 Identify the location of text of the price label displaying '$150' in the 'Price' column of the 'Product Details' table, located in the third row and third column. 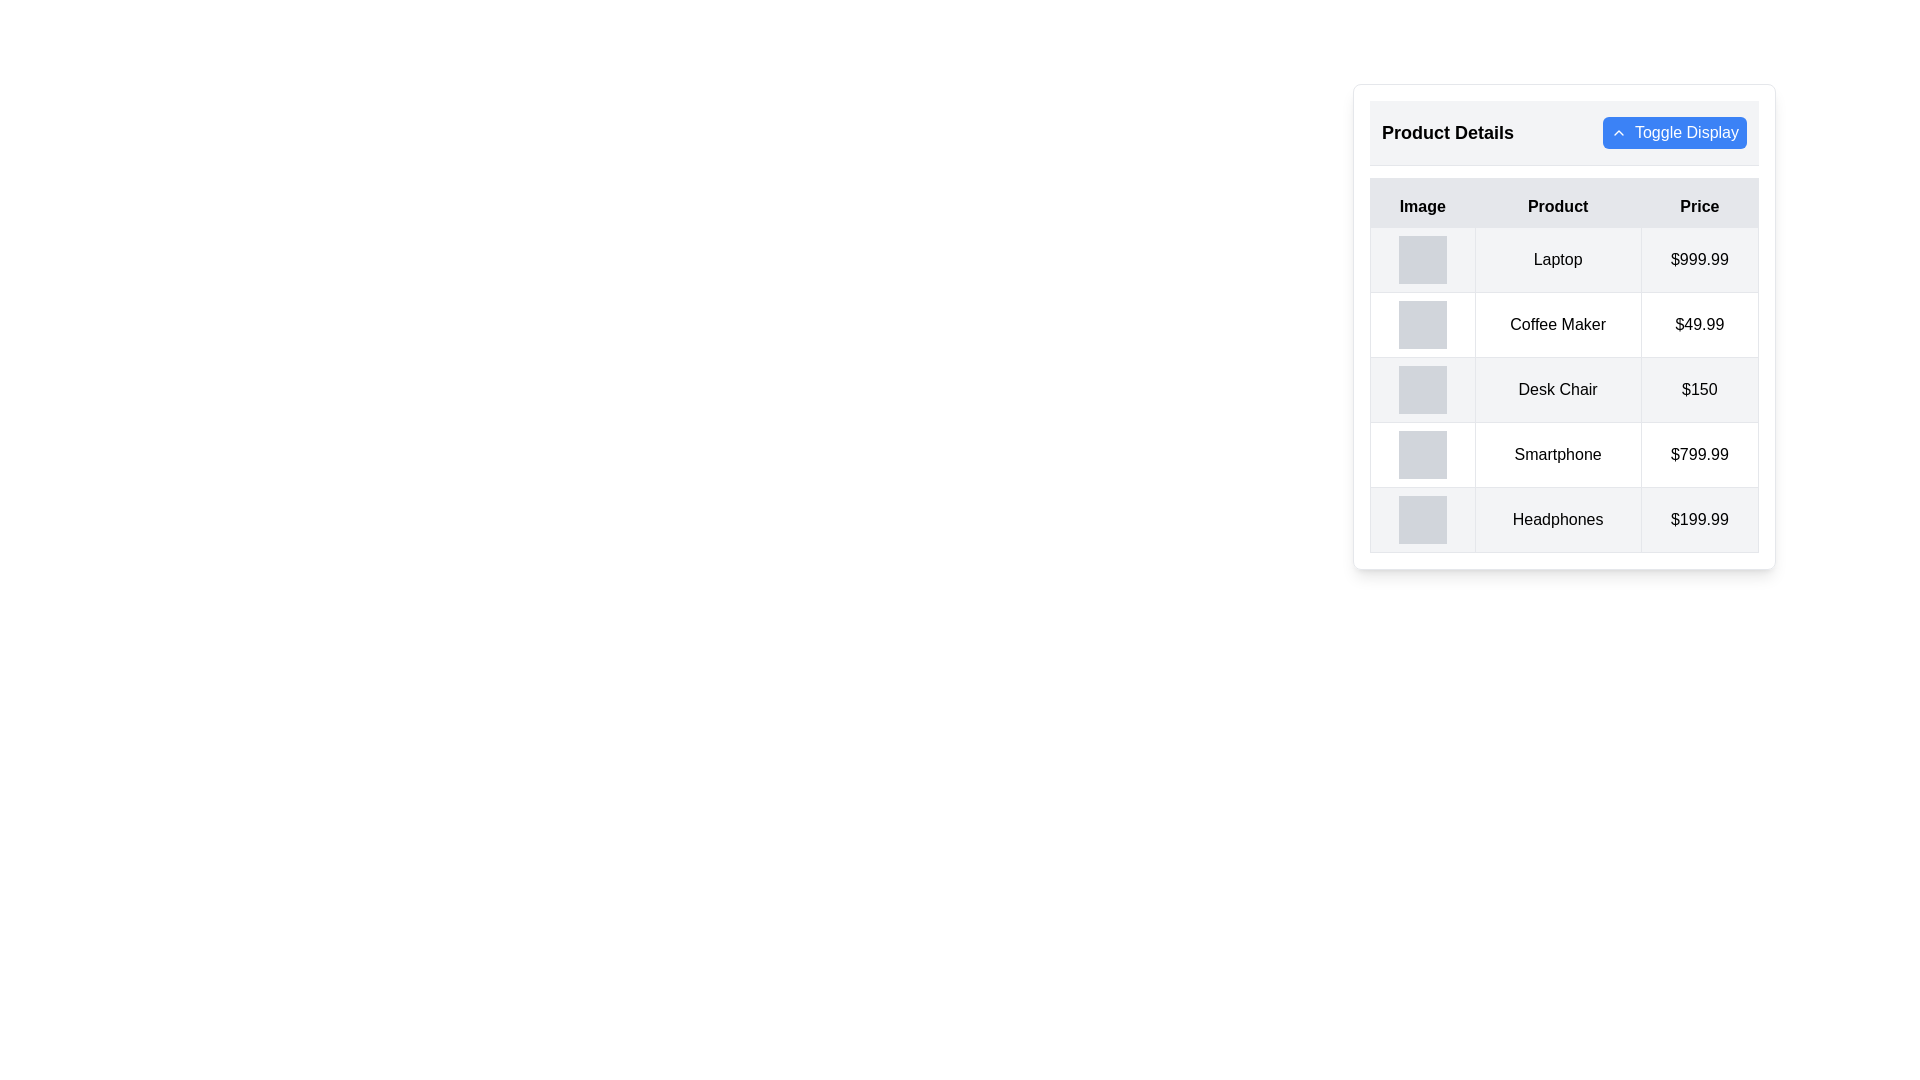
(1698, 389).